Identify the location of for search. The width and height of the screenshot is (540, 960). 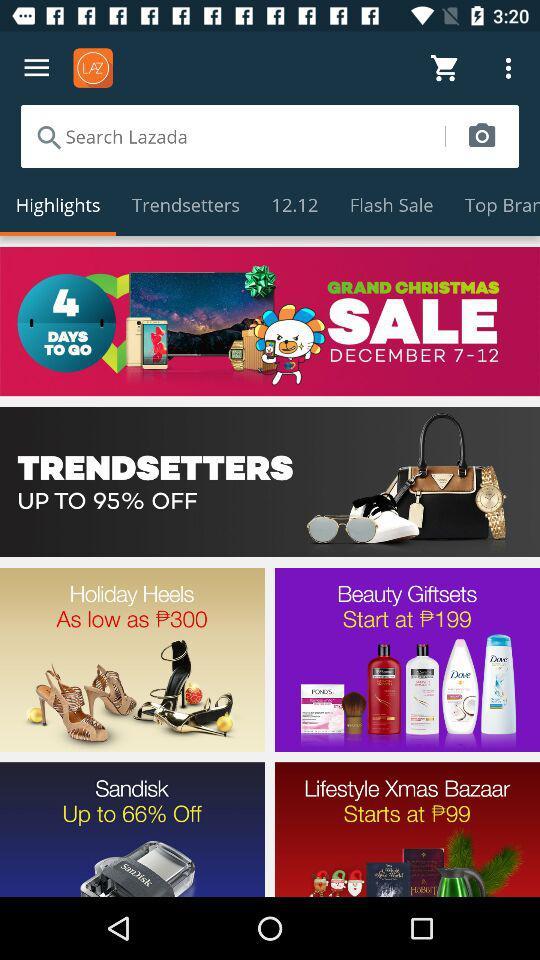
(231, 135).